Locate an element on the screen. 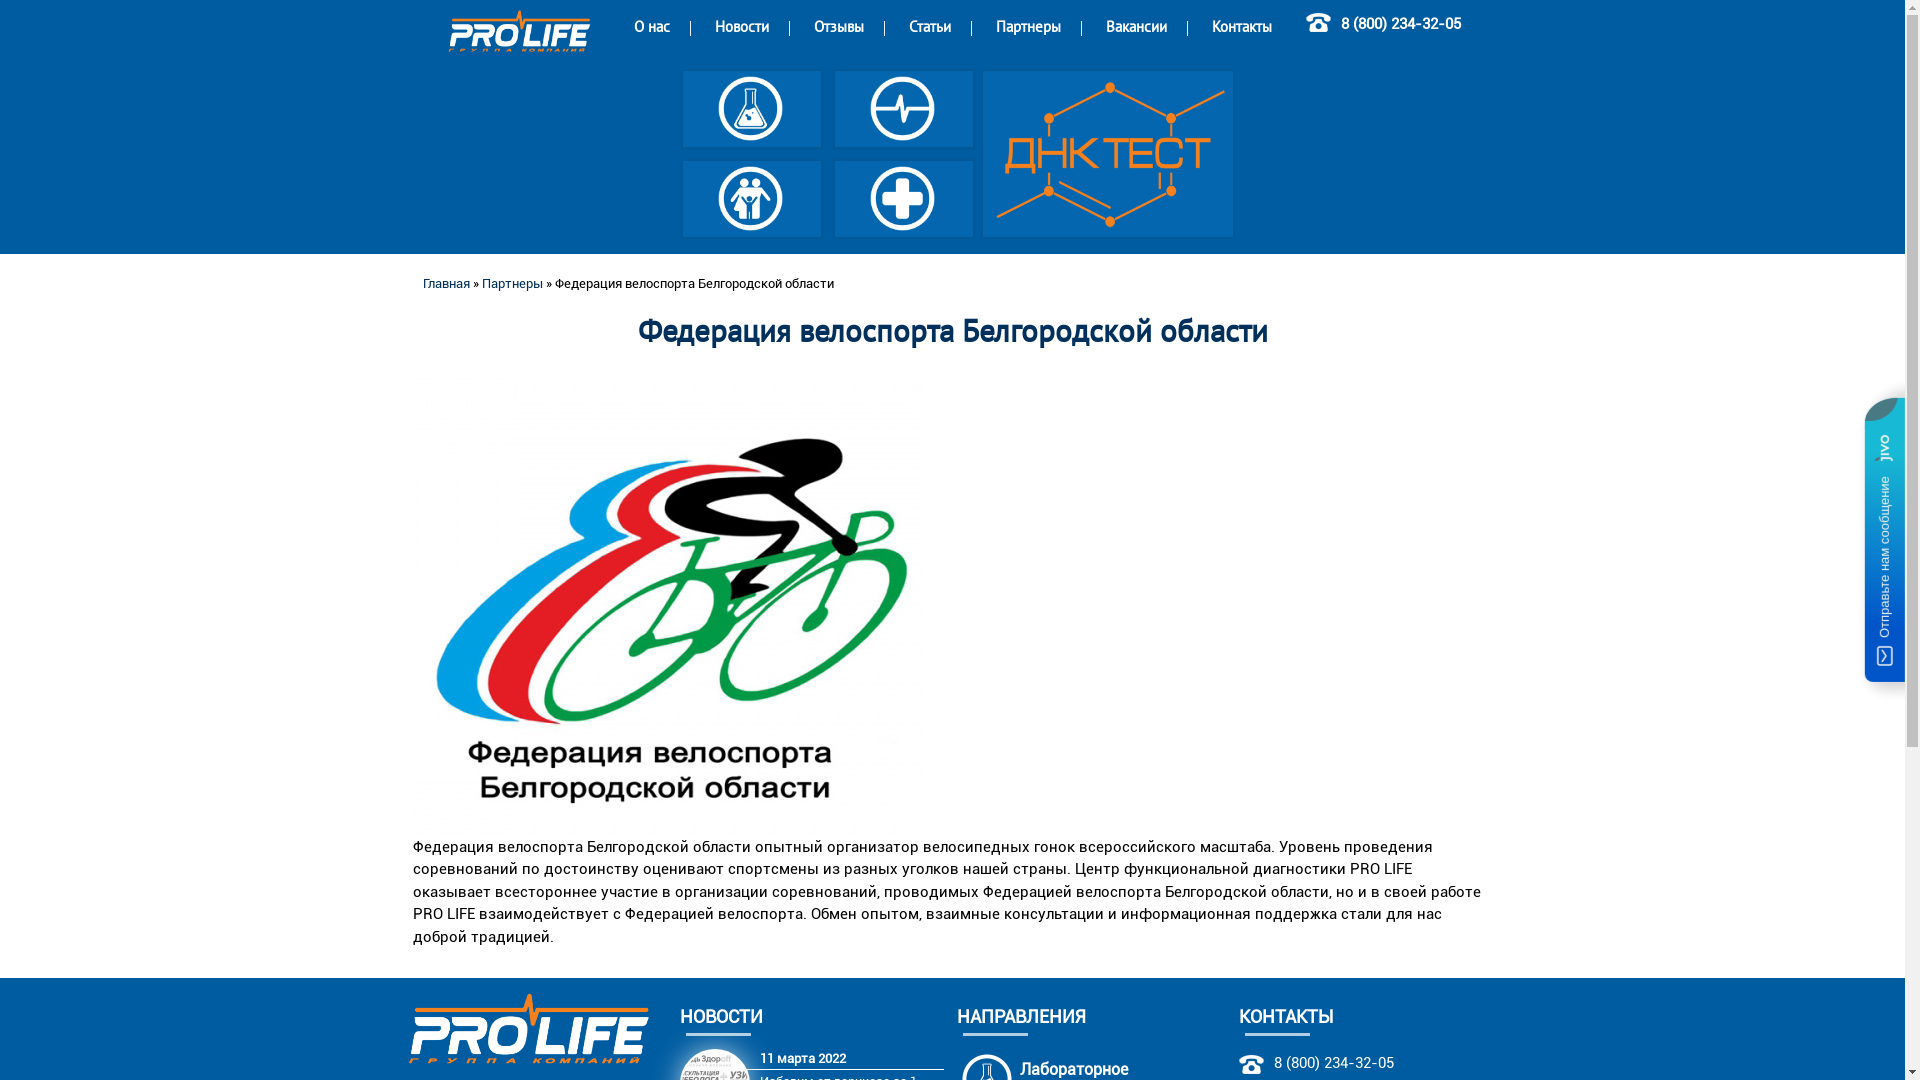 The width and height of the screenshot is (1920, 1080). '8 (800) 234-32-05' is located at coordinates (1334, 1062).